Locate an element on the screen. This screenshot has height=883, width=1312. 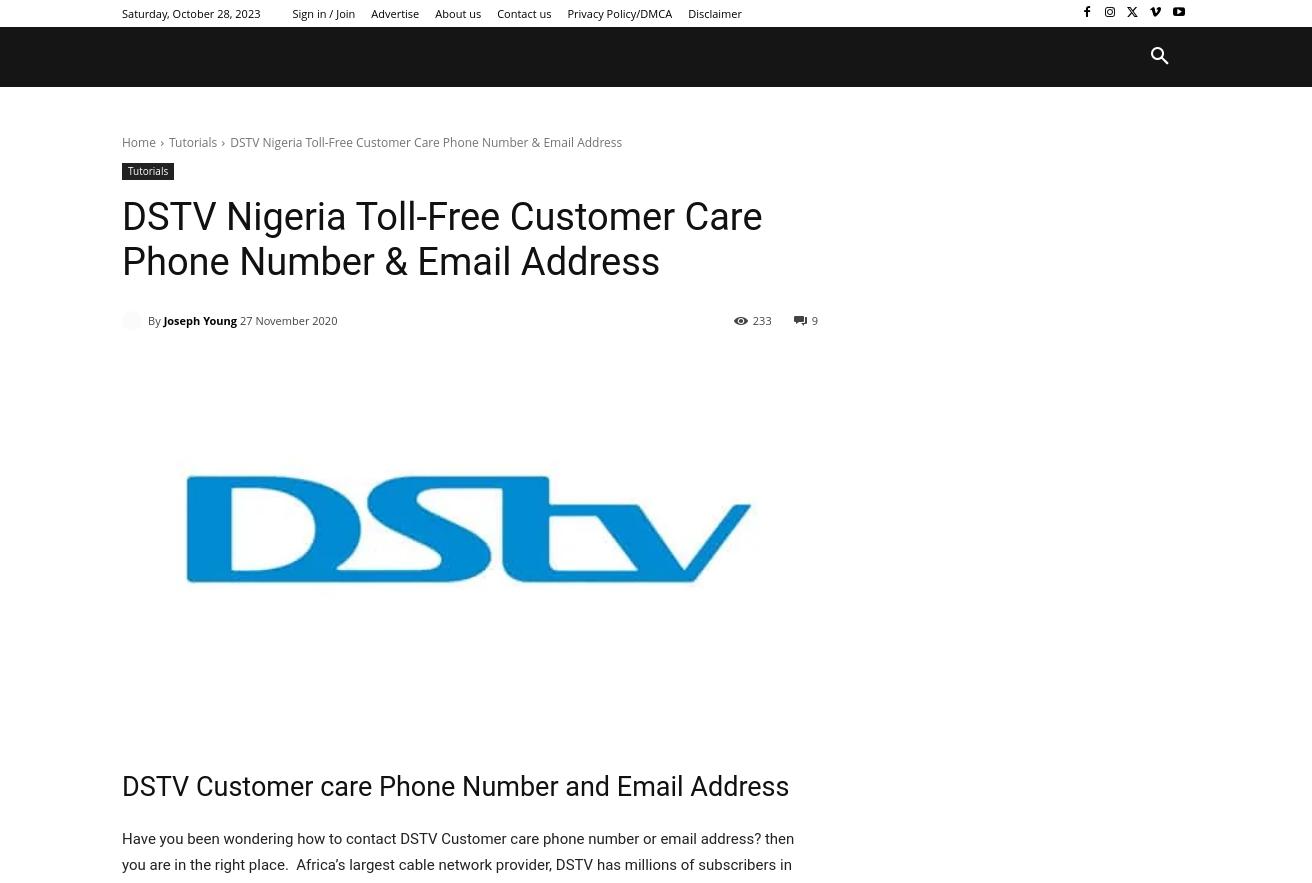
'Phones' is located at coordinates (576, 54).